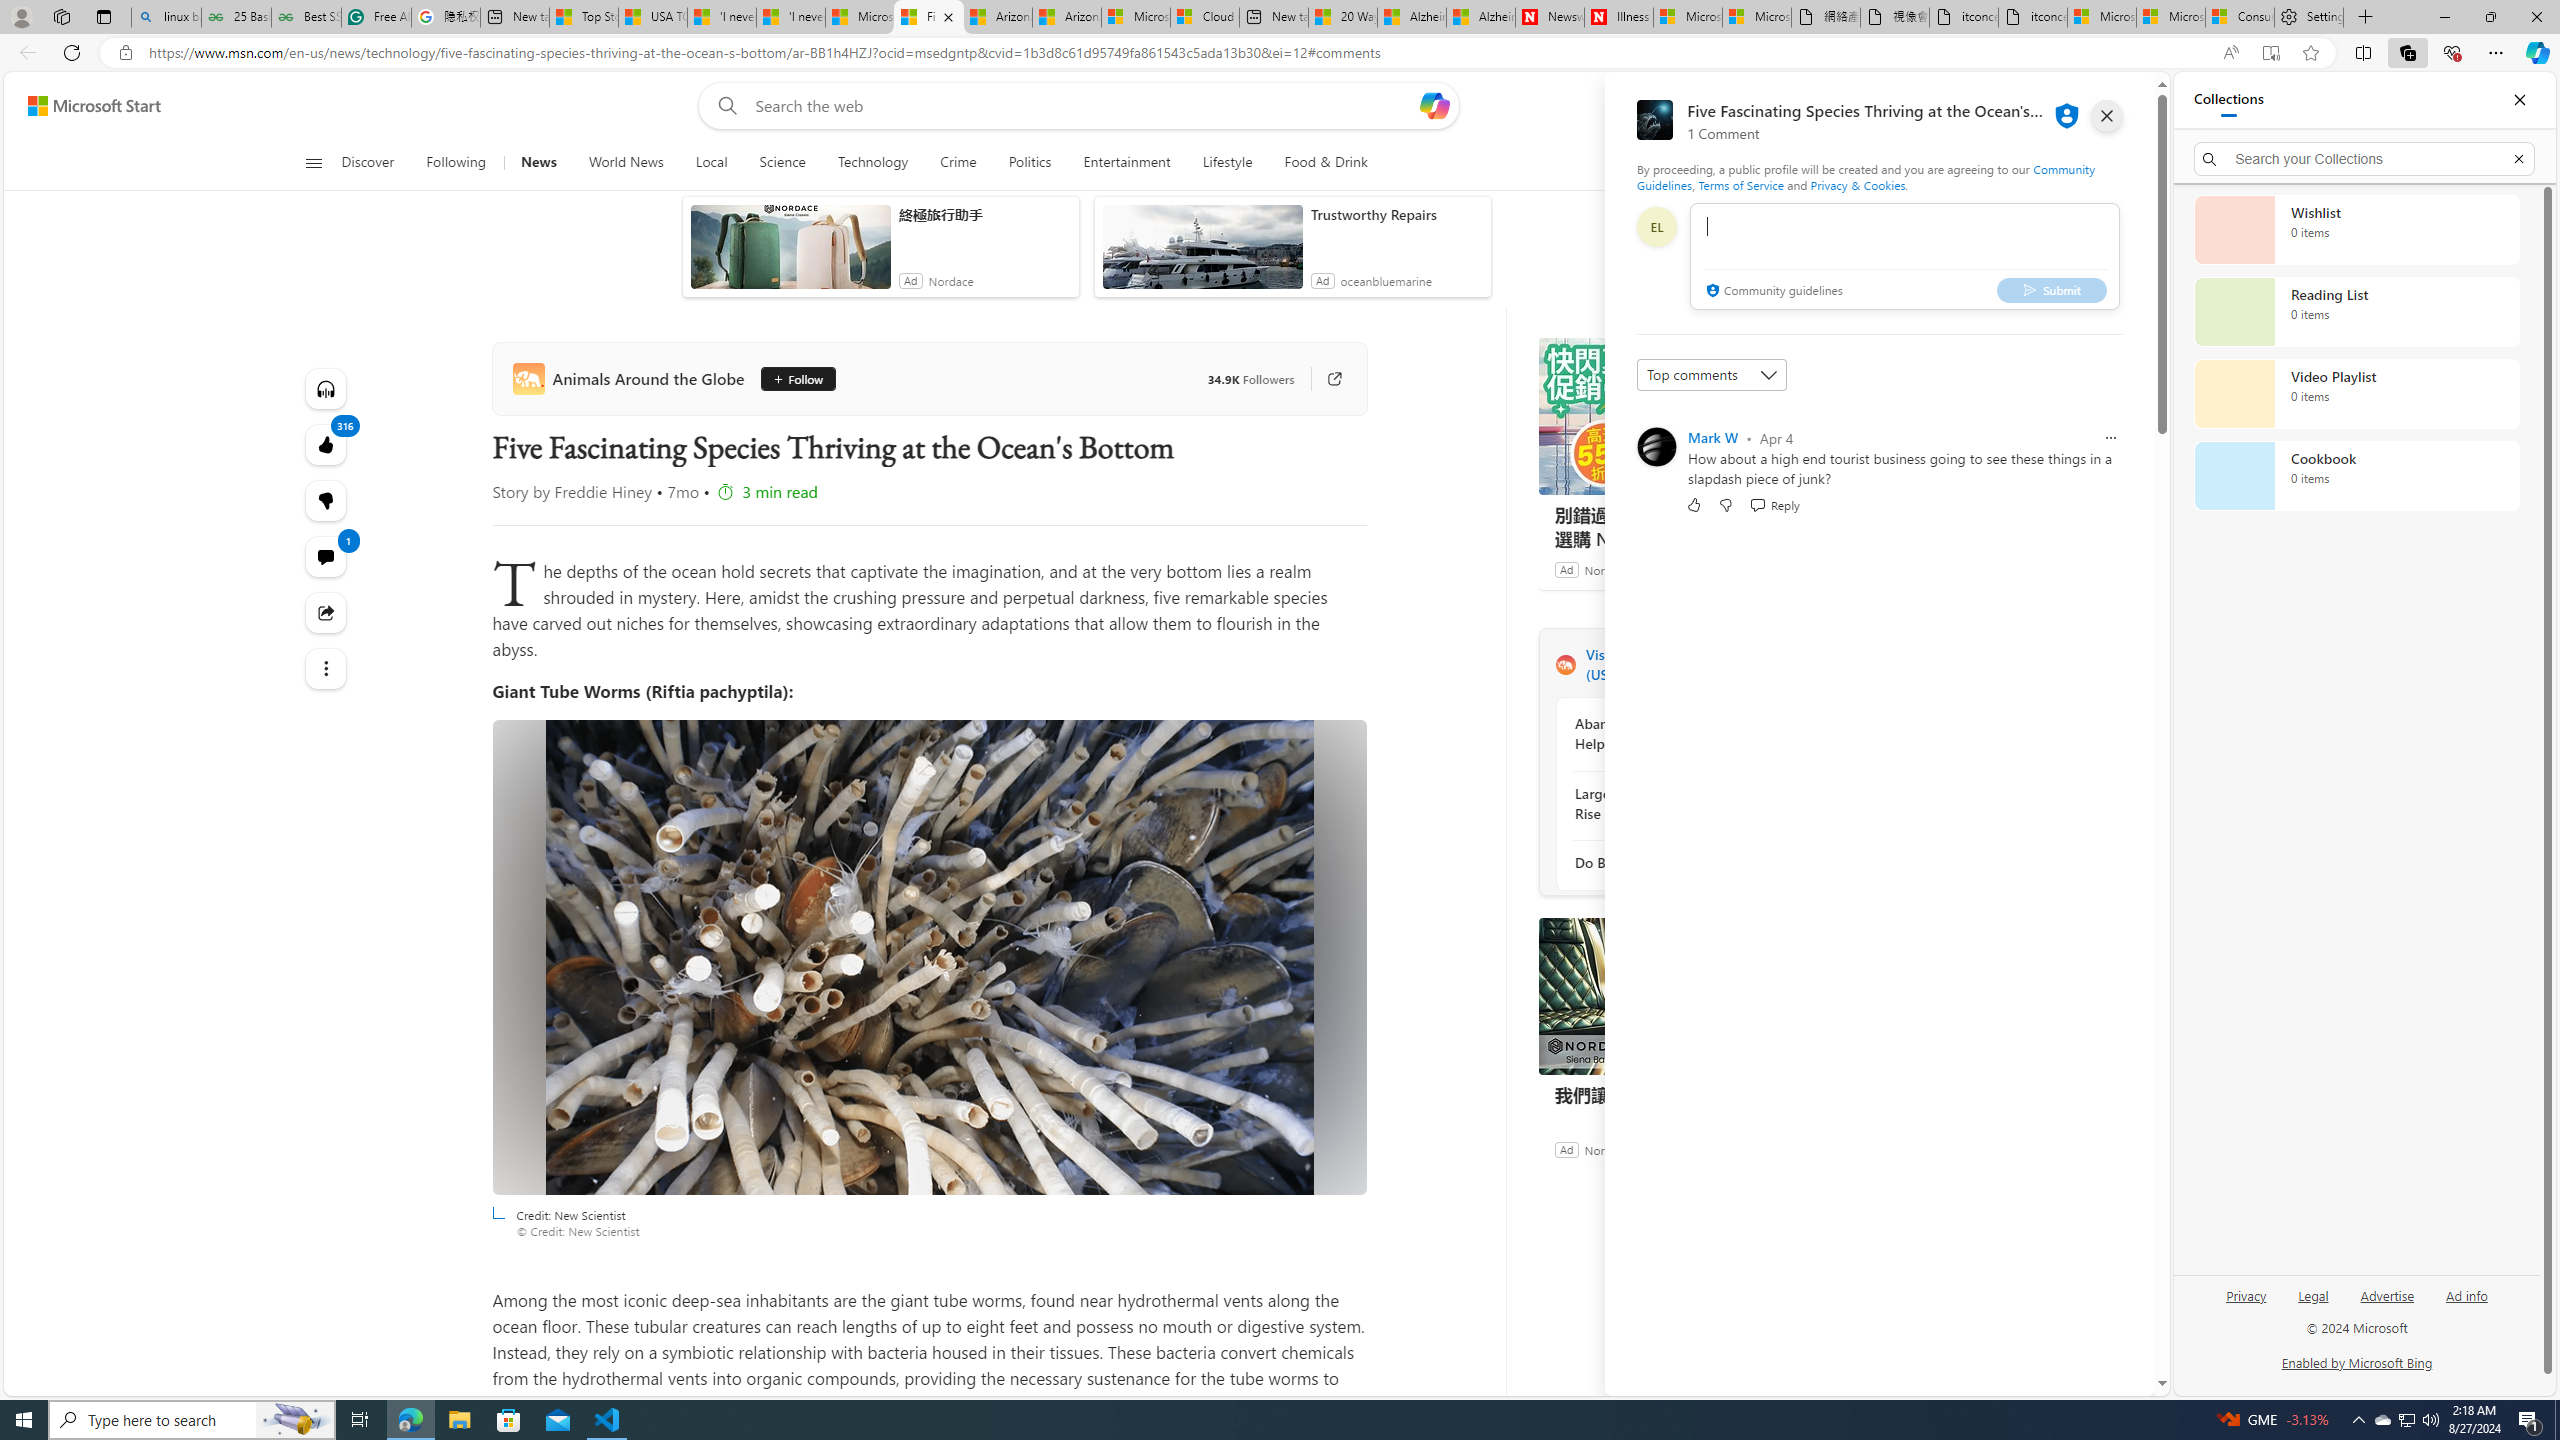  Describe the element at coordinates (2466, 1302) in the screenshot. I see `'Ad info'` at that location.